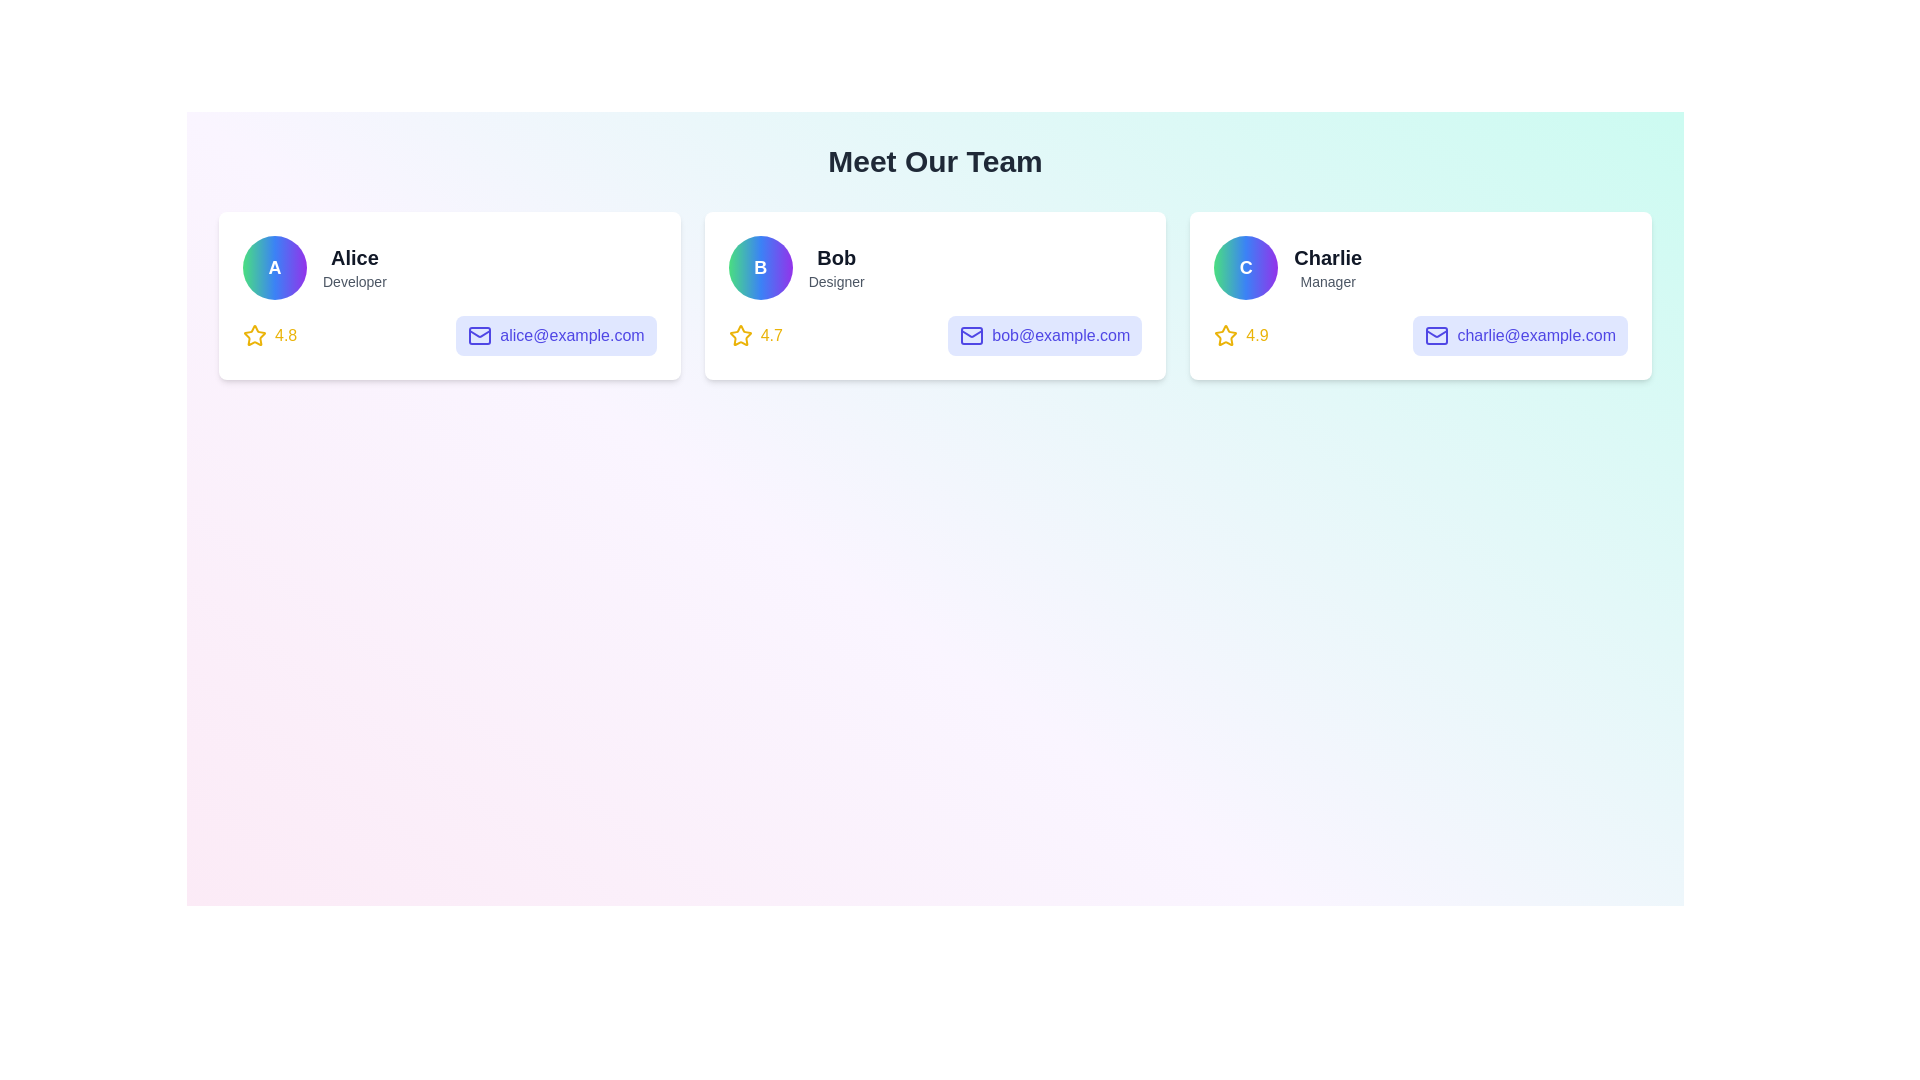 Image resolution: width=1920 pixels, height=1080 pixels. I want to click on the envelope icon within Bob's email card, so click(972, 333).